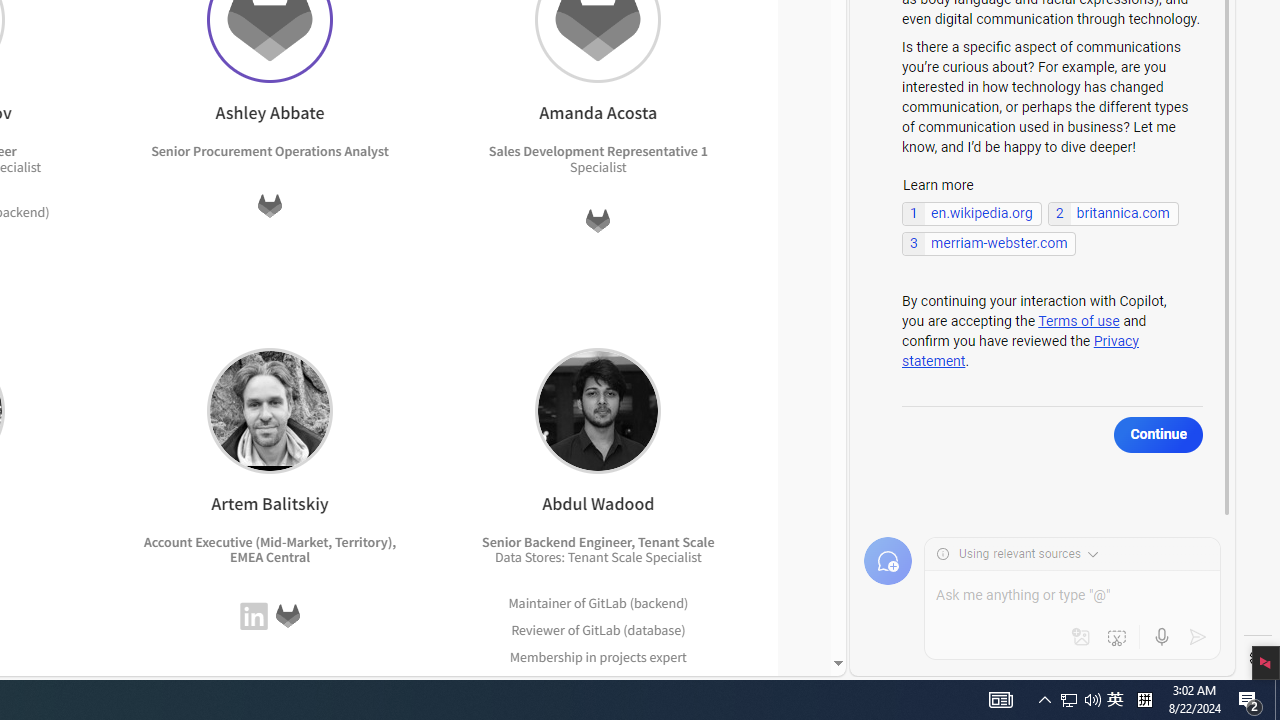  What do you see at coordinates (598, 682) in the screenshot?
I see `'Membership in groups expert'` at bounding box center [598, 682].